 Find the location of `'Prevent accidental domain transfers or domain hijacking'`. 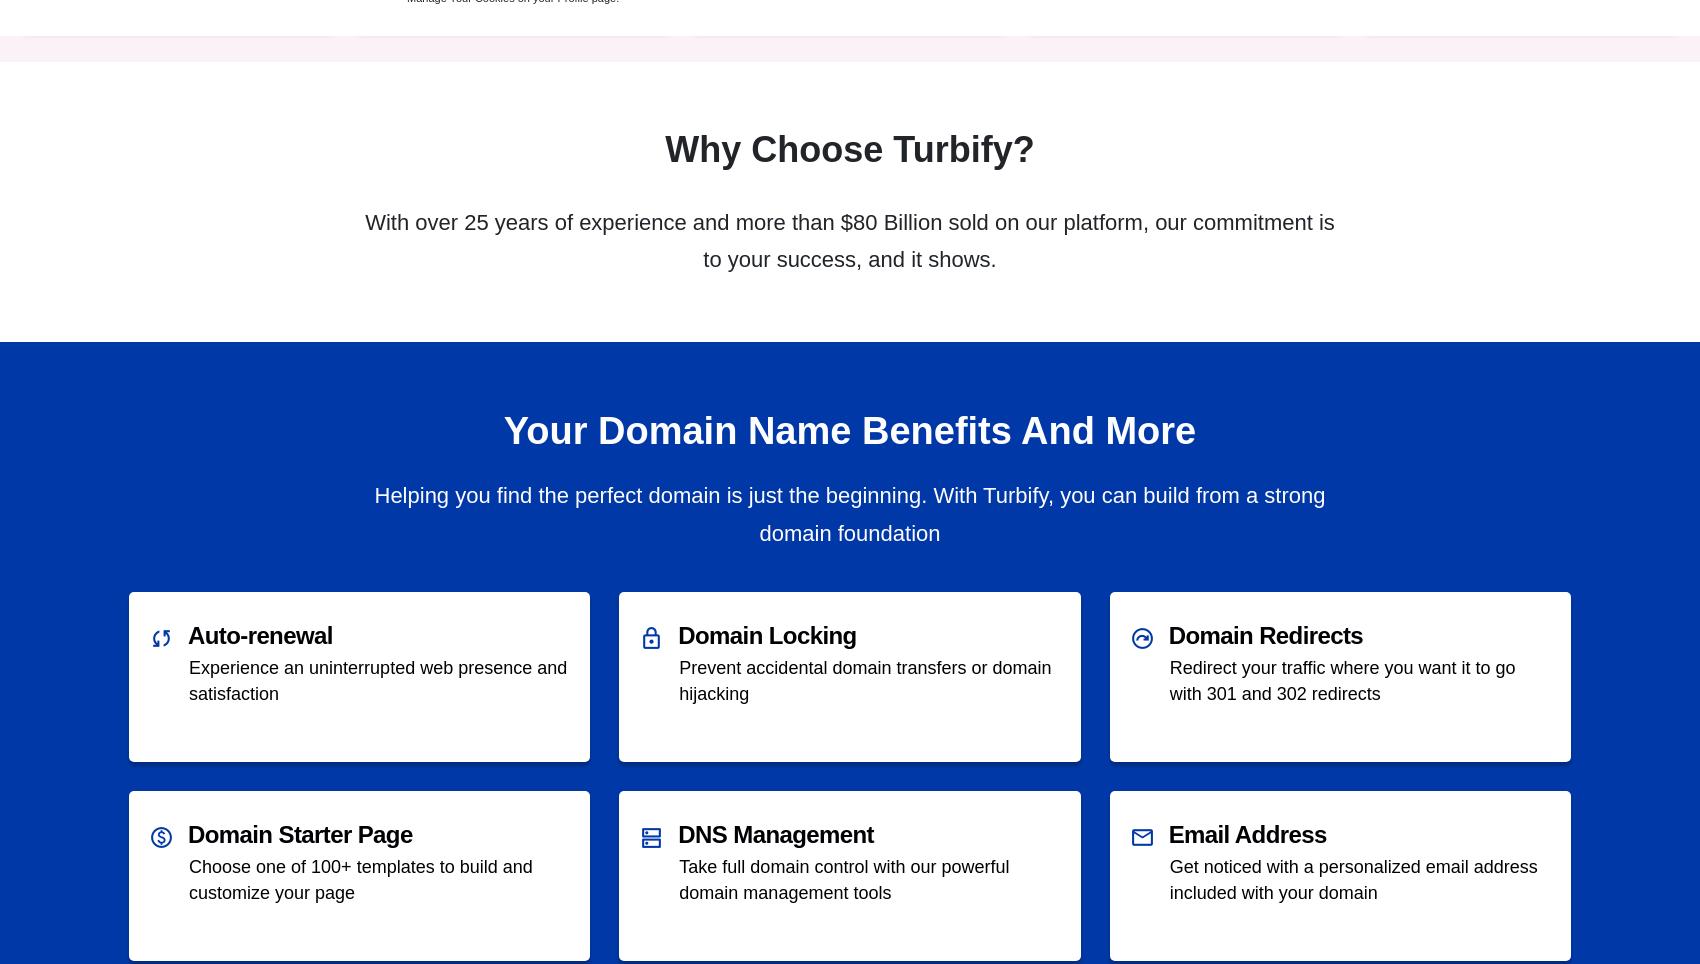

'Prevent accidental domain transfers or domain hijacking' is located at coordinates (864, 679).